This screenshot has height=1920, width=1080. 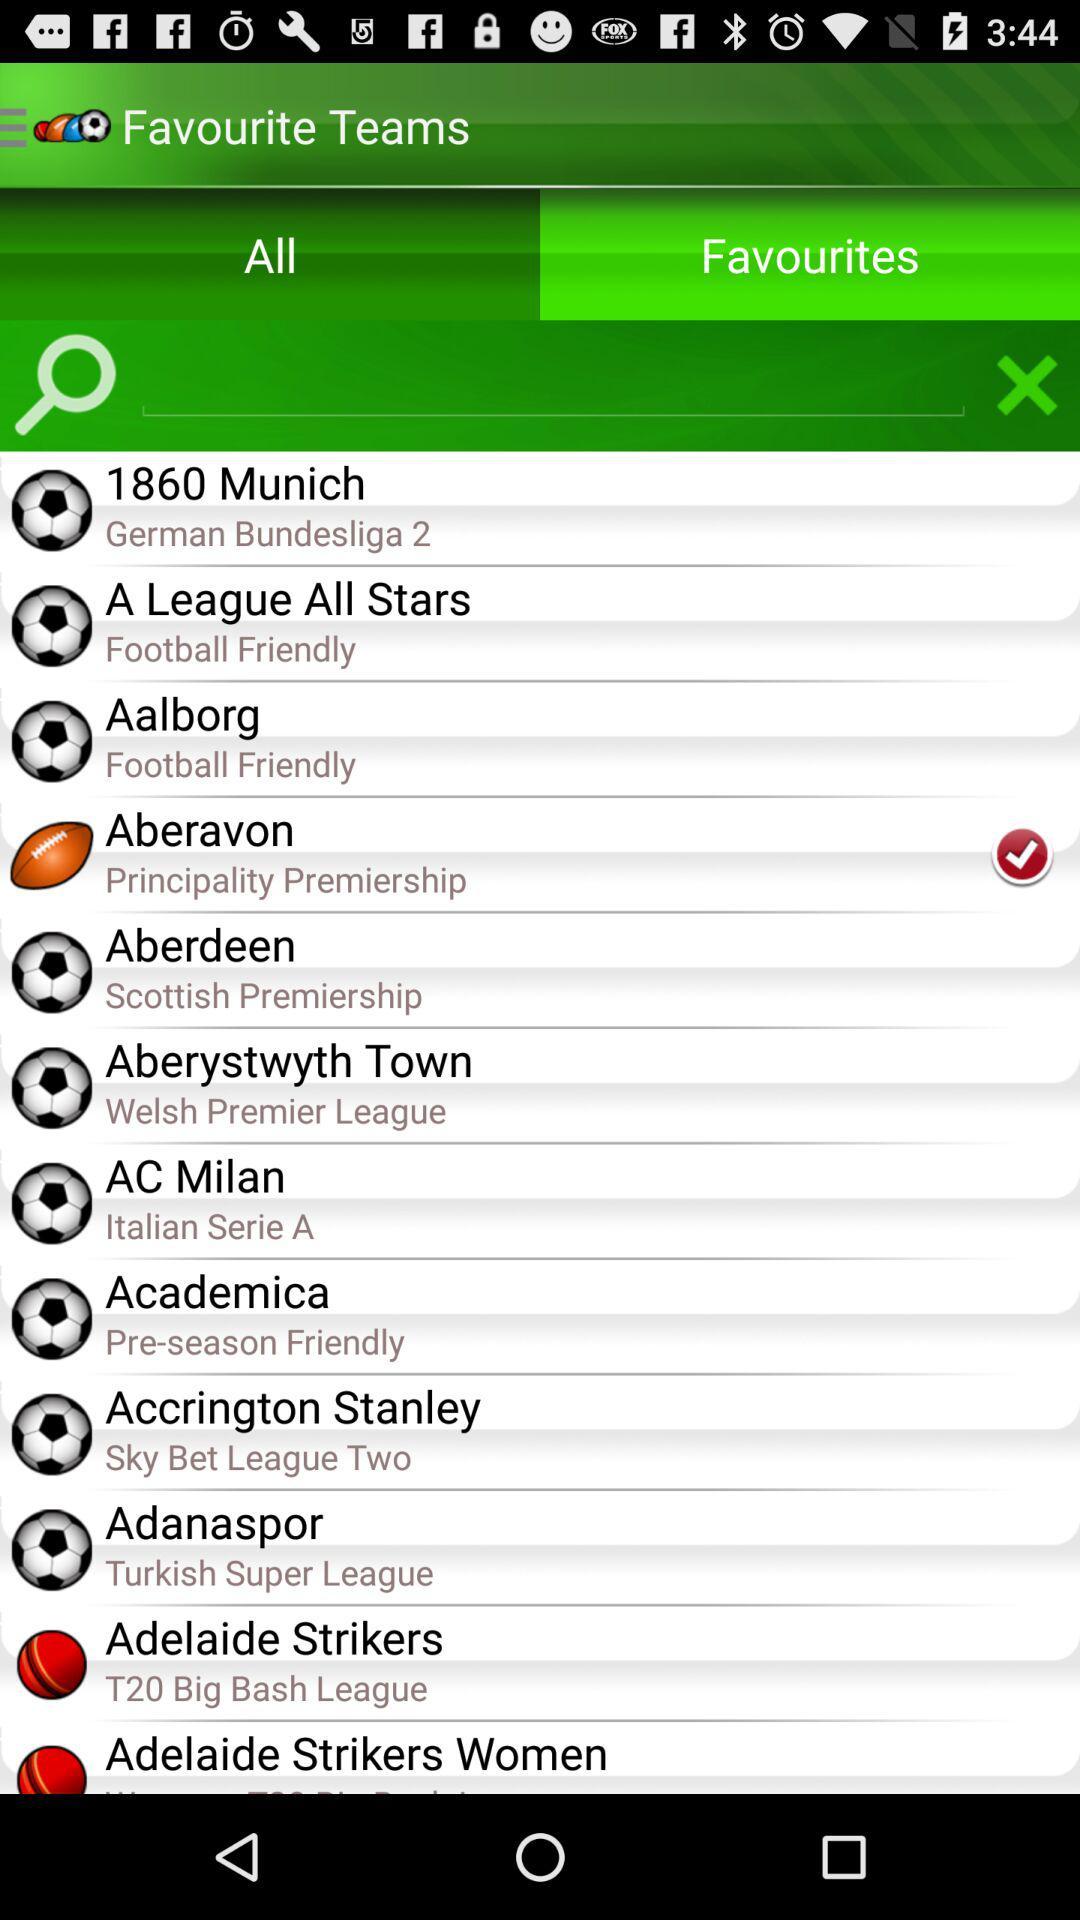 I want to click on item below the aberystwyth town item, so click(x=591, y=1108).